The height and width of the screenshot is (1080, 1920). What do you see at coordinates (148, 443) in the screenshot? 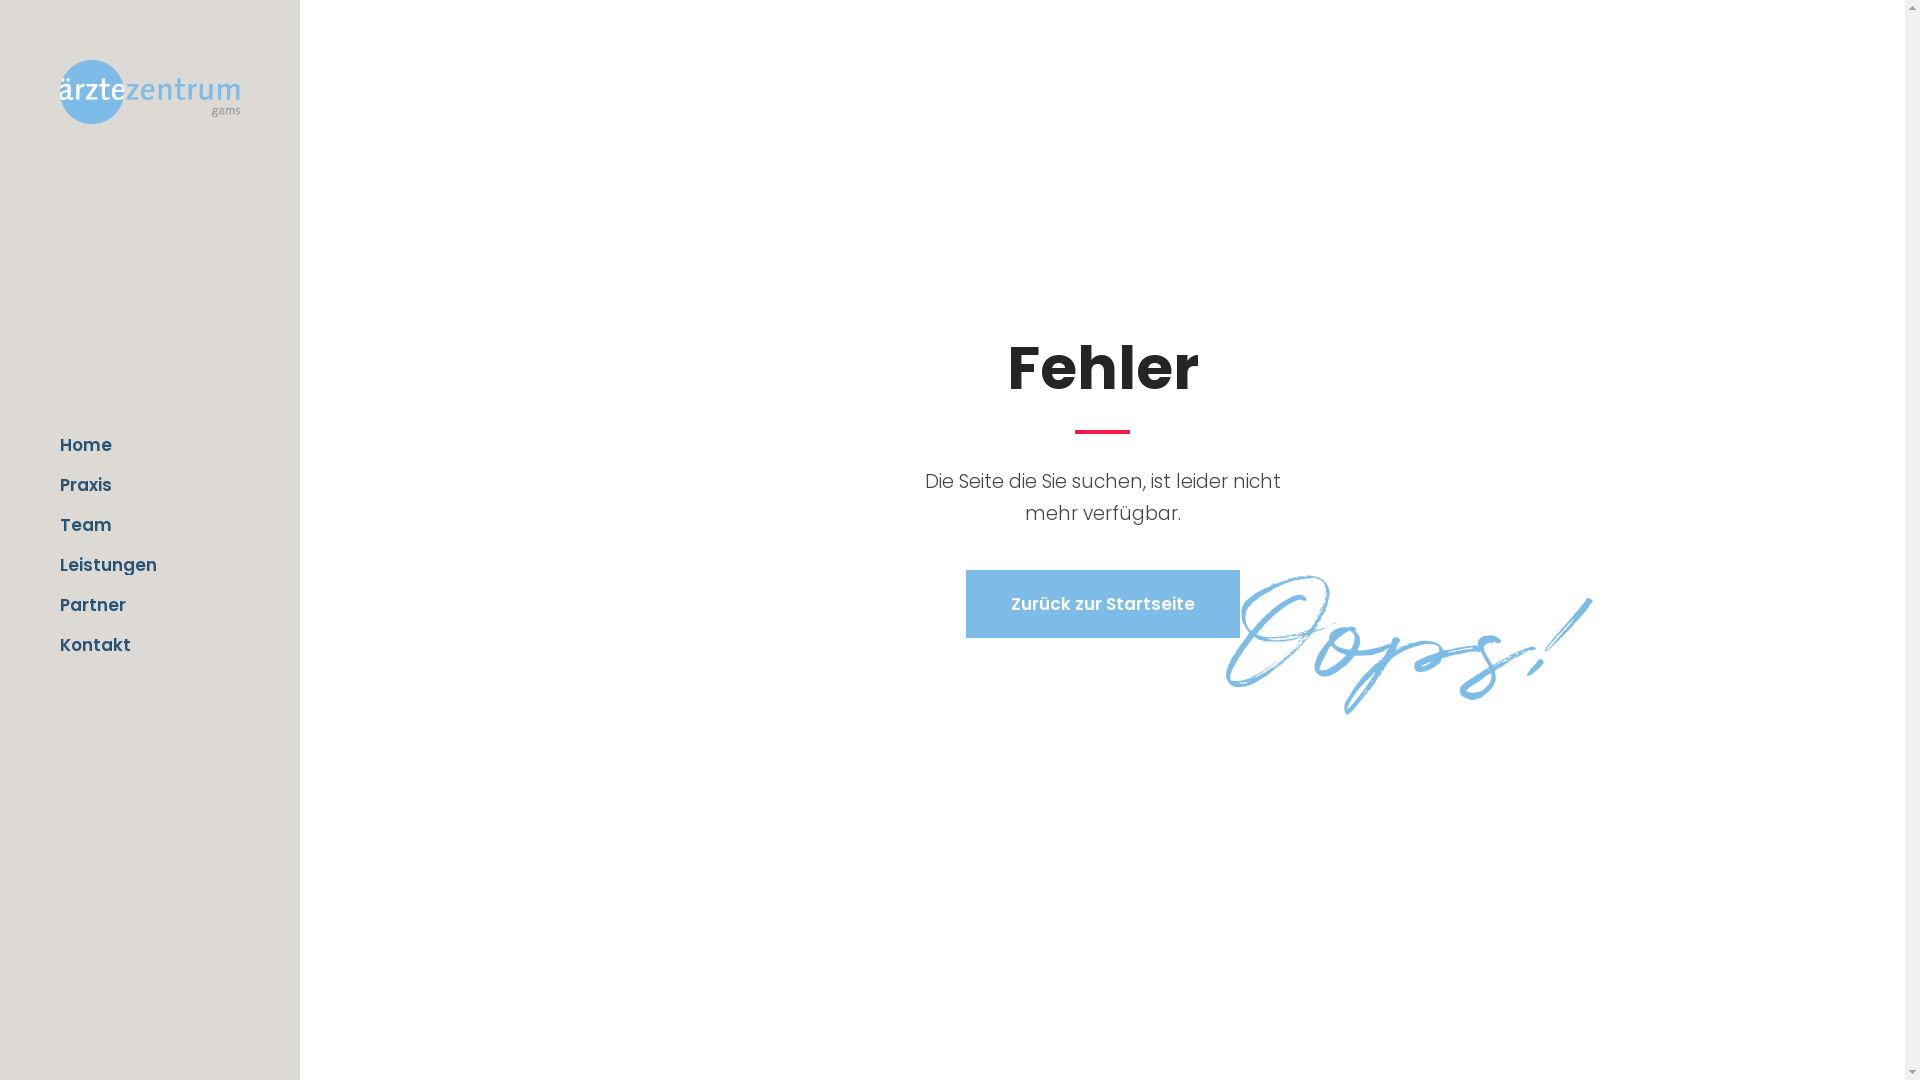
I see `'Home'` at bounding box center [148, 443].